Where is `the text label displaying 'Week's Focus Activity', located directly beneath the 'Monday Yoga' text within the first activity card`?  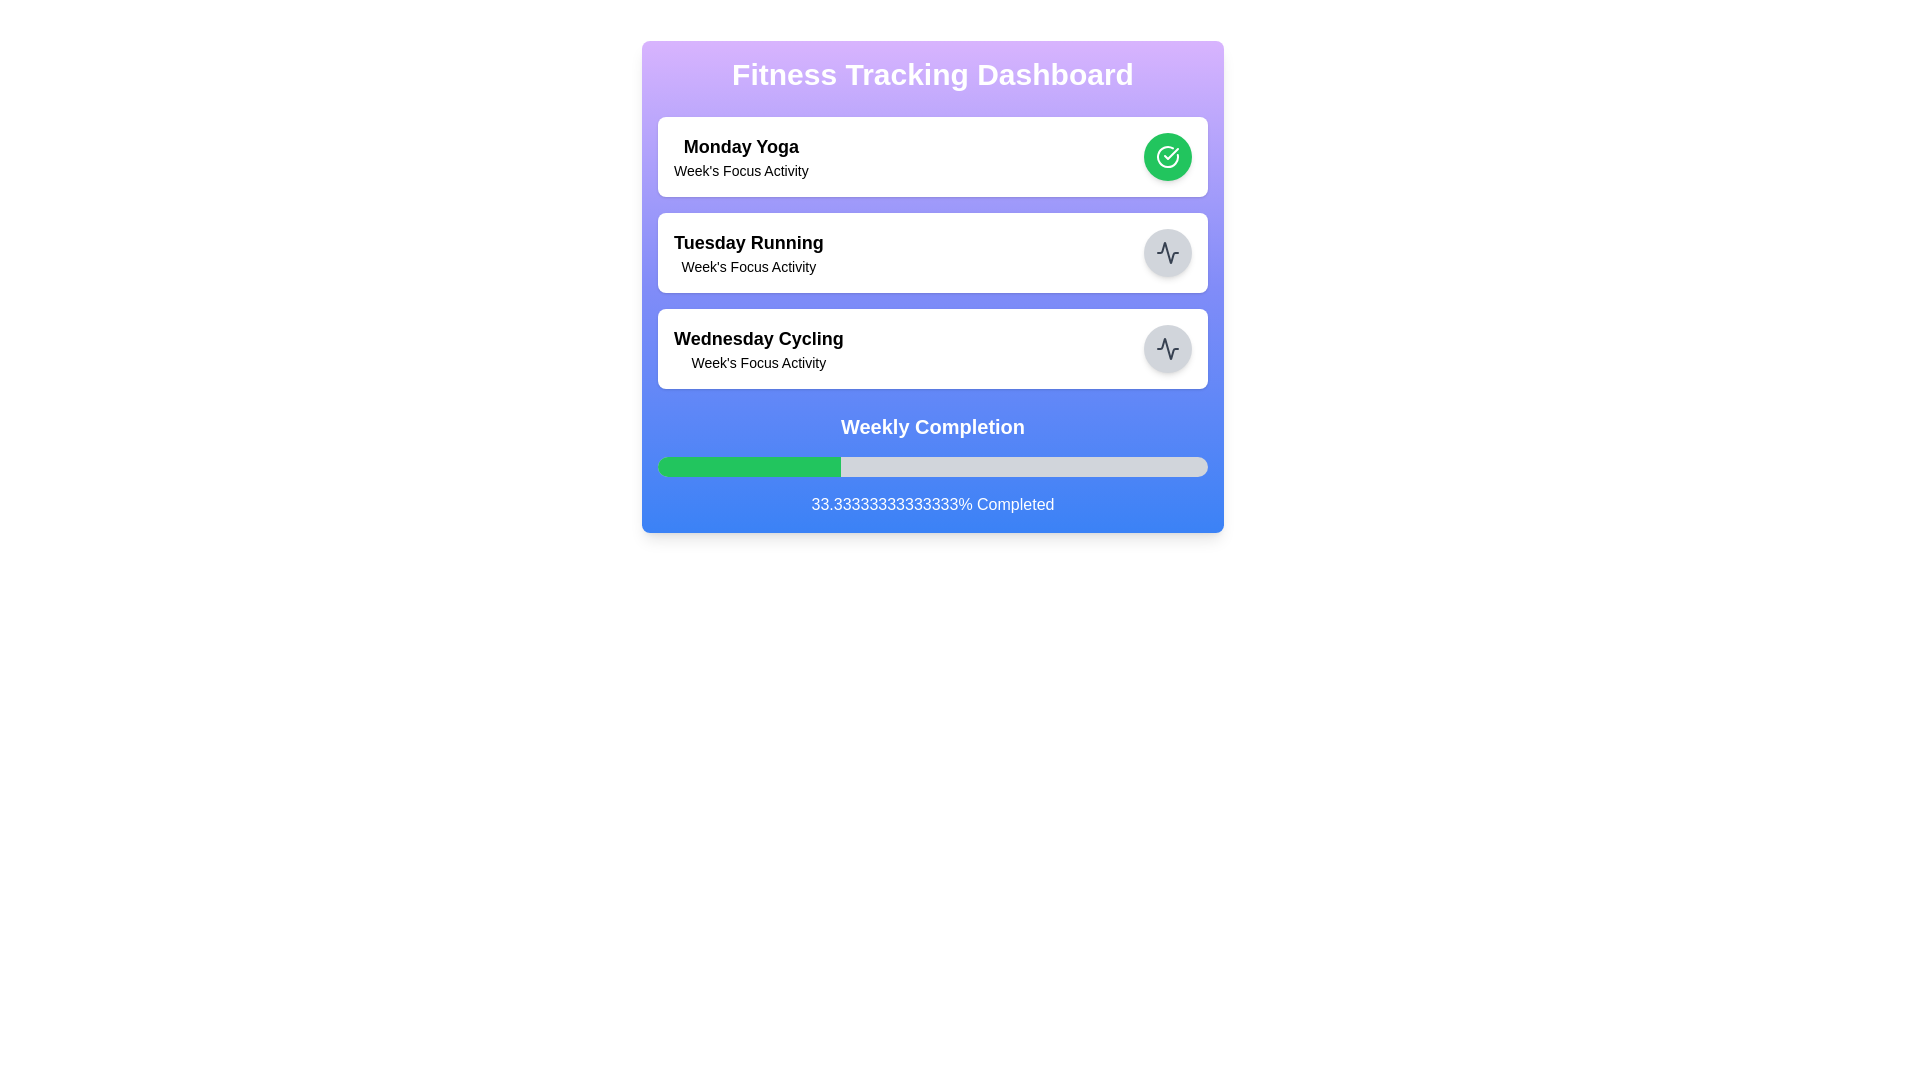
the text label displaying 'Week's Focus Activity', located directly beneath the 'Monday Yoga' text within the first activity card is located at coordinates (740, 169).